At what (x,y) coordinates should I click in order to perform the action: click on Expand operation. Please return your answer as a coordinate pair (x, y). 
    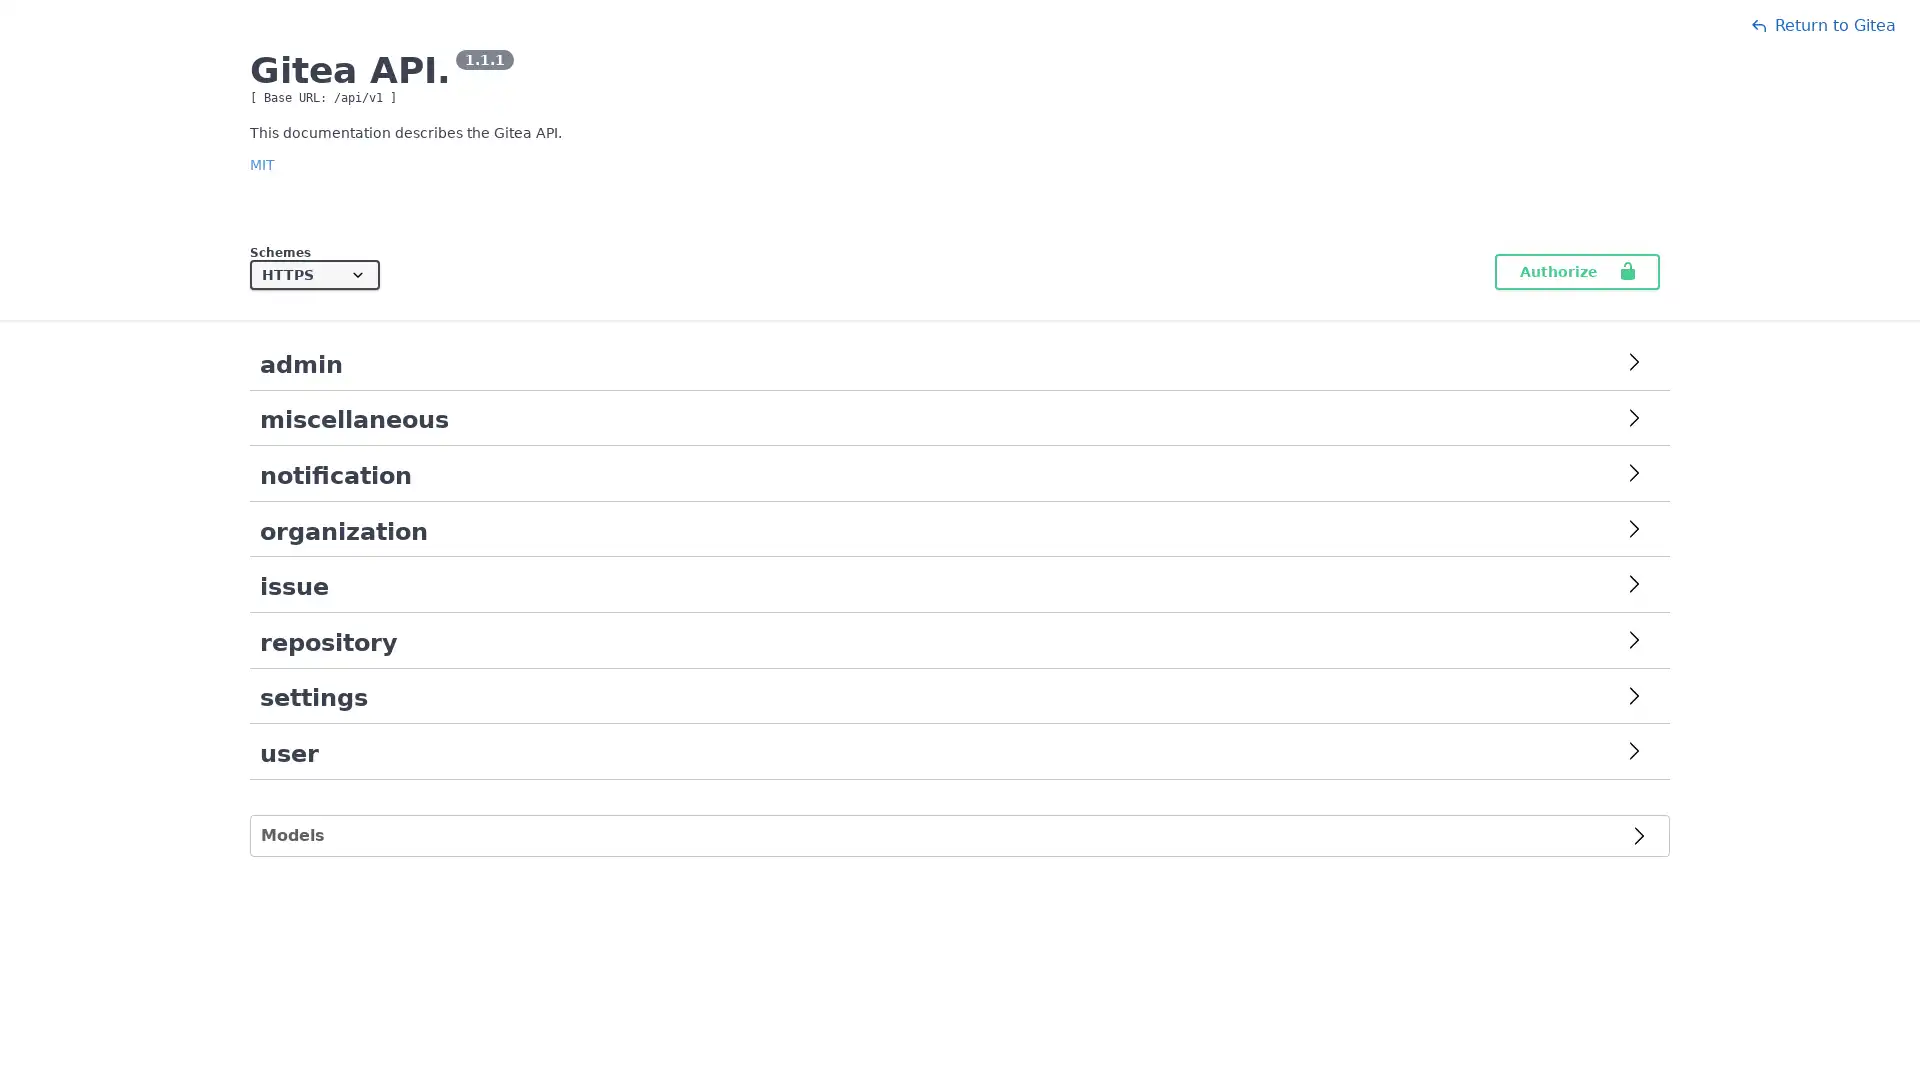
    Looking at the image, I should click on (1633, 641).